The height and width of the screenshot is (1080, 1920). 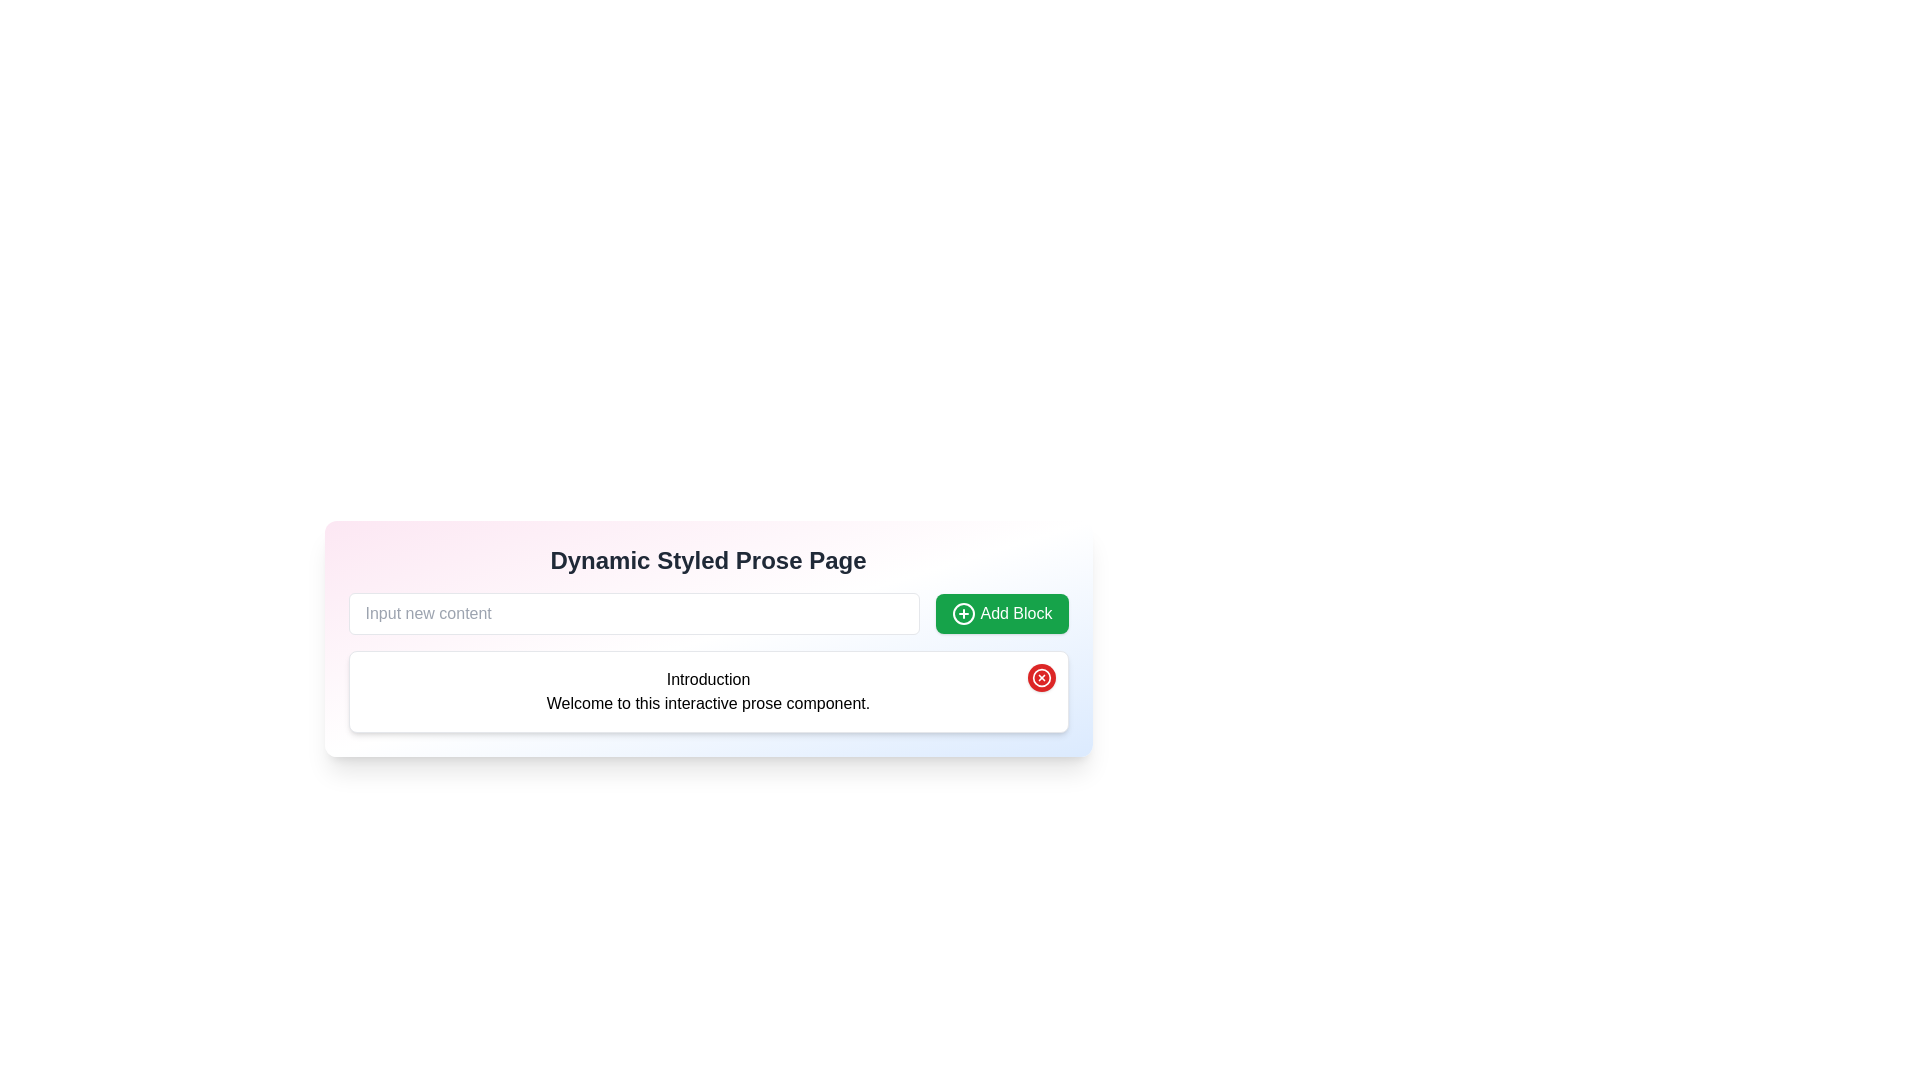 I want to click on the Icon component of the 'Add Block' button, which is located in the top-right corner of the interface near the input box, so click(x=964, y=612).